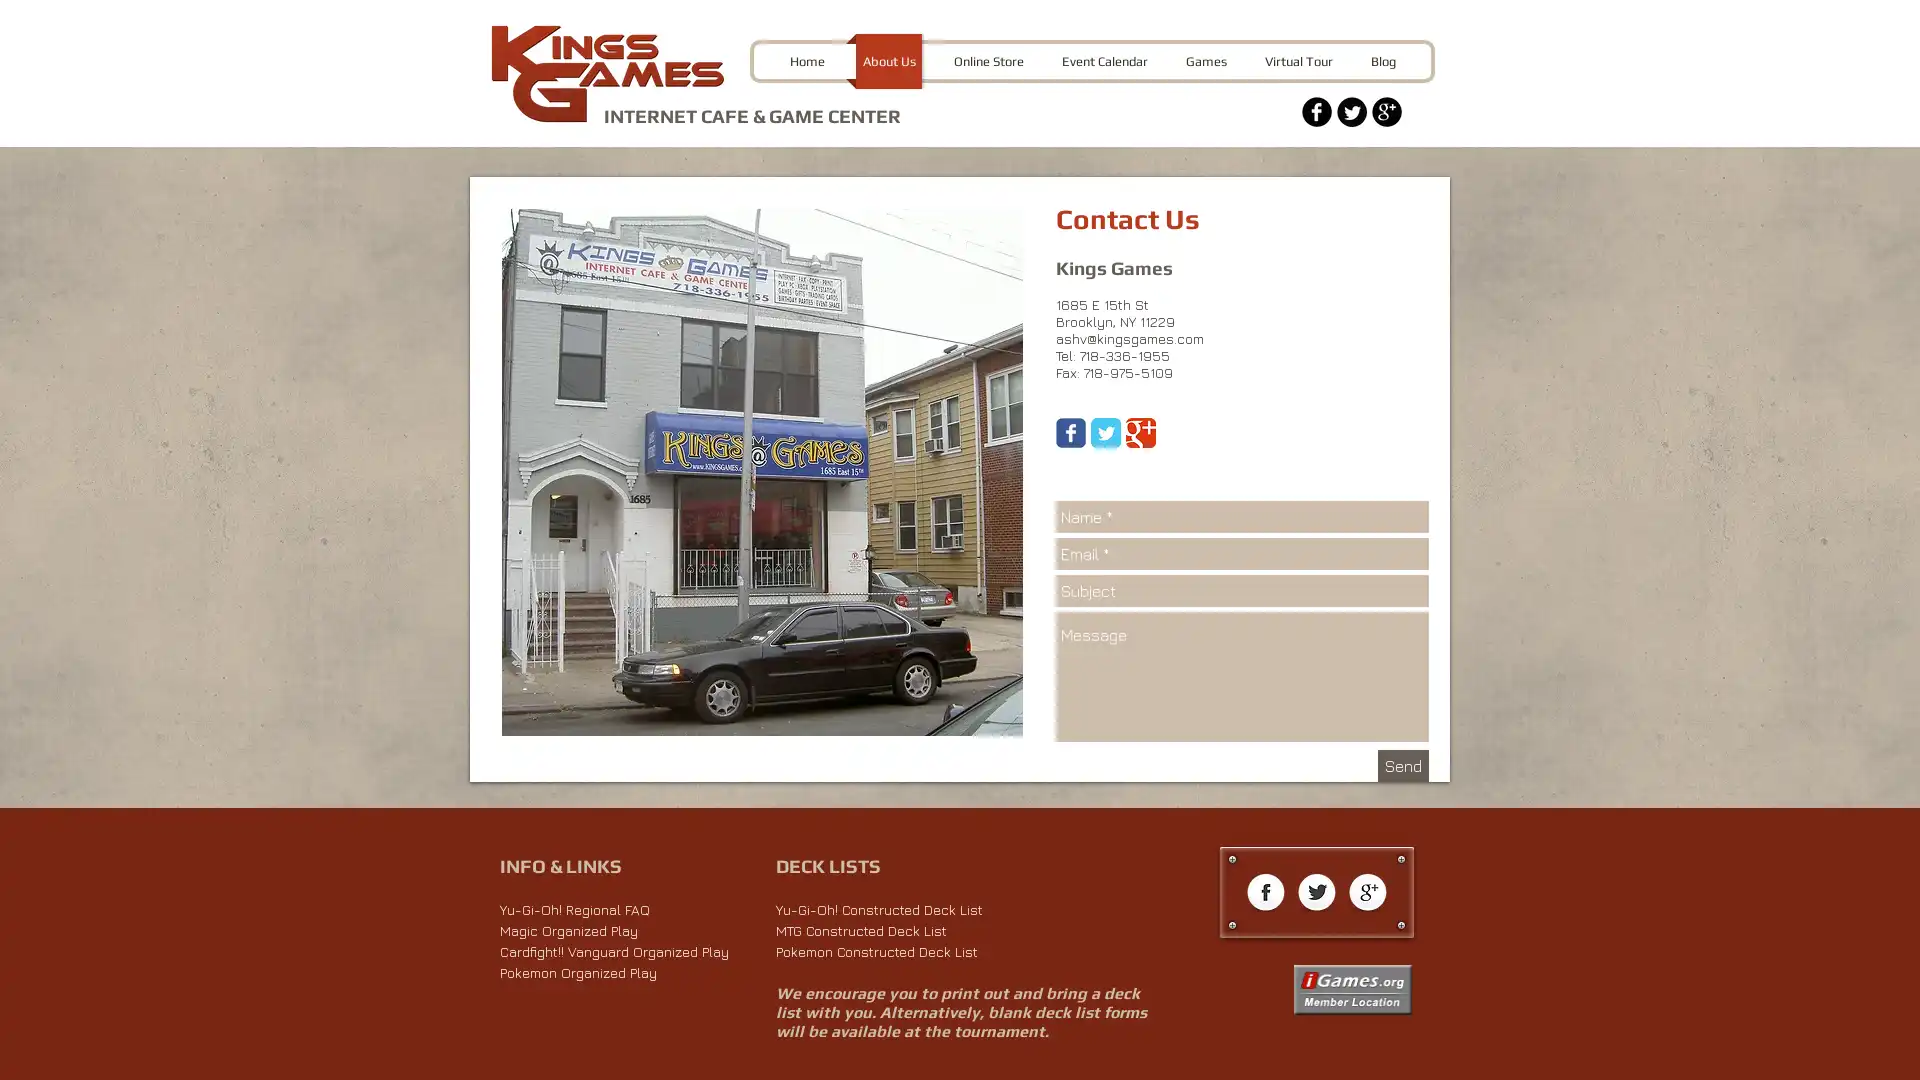  What do you see at coordinates (1402, 765) in the screenshot?
I see `Send` at bounding box center [1402, 765].